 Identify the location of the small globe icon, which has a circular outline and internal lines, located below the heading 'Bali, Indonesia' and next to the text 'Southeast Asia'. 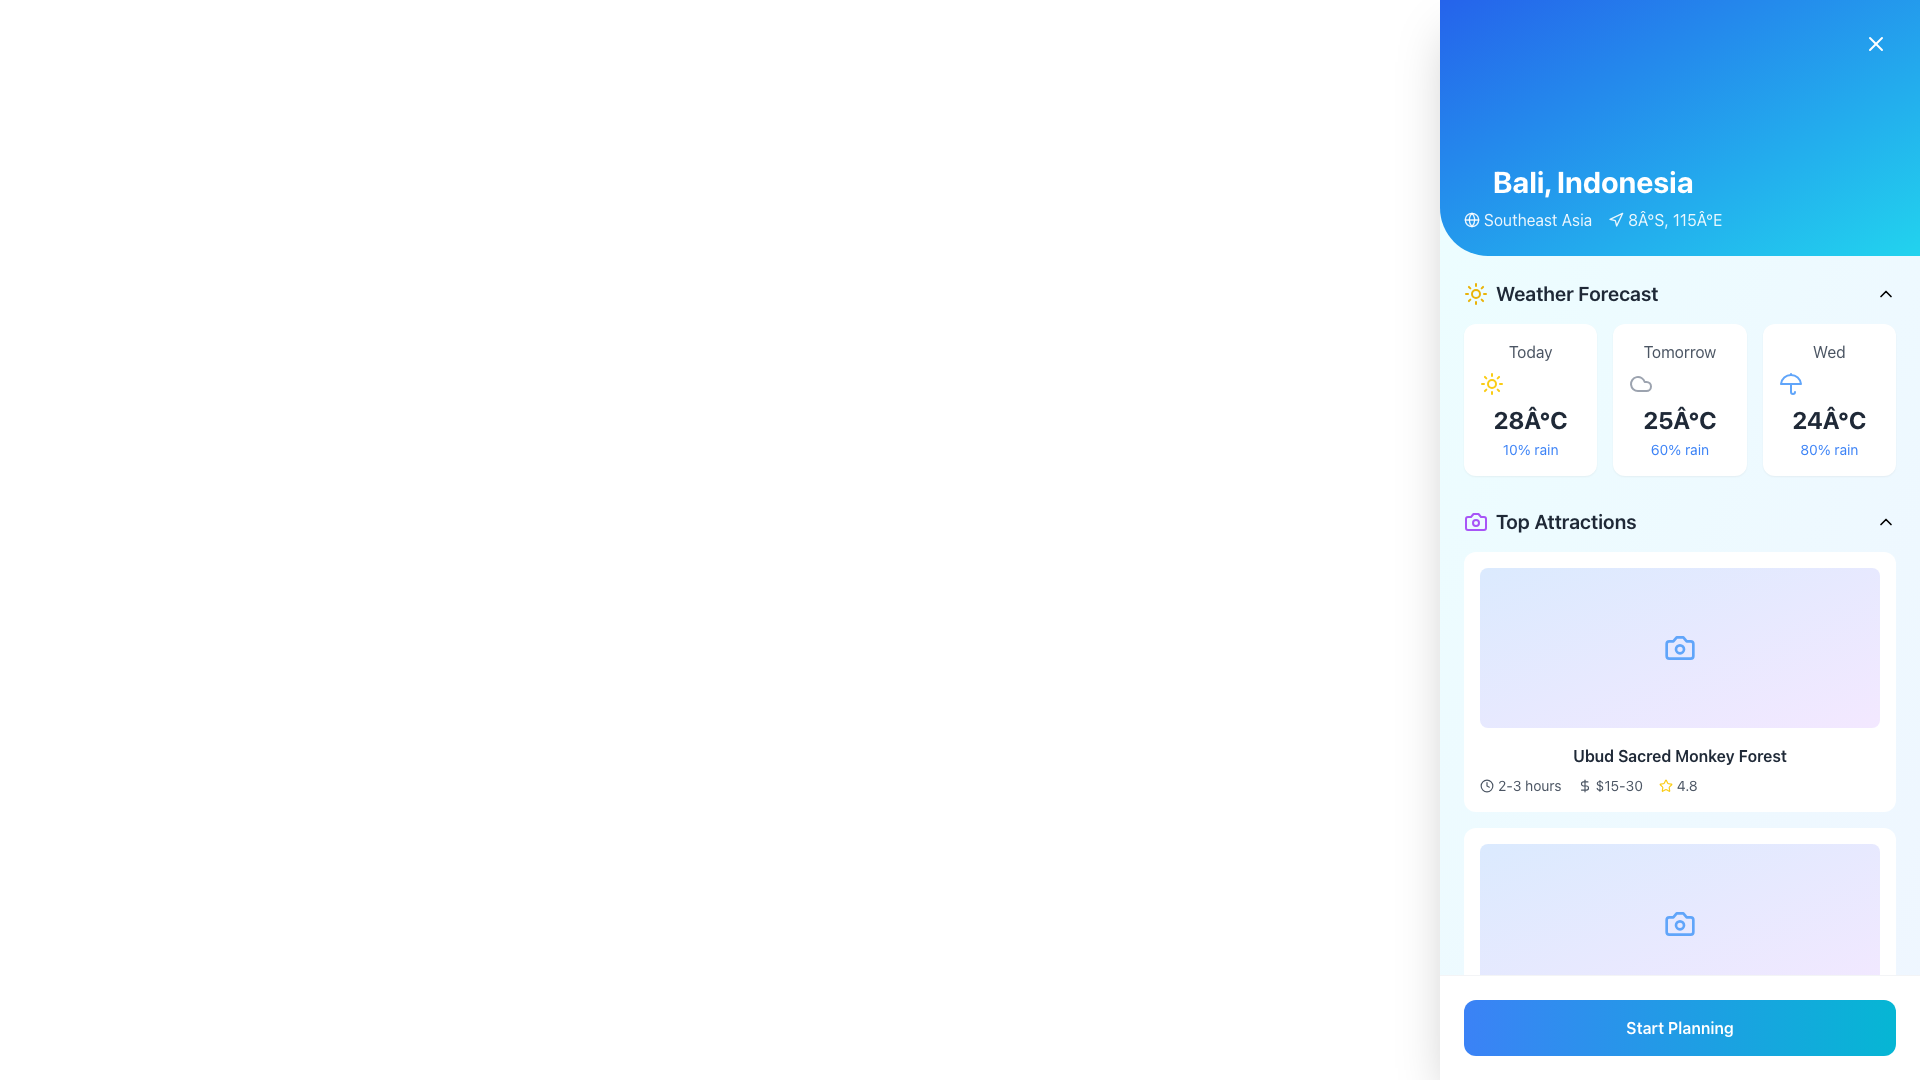
(1472, 219).